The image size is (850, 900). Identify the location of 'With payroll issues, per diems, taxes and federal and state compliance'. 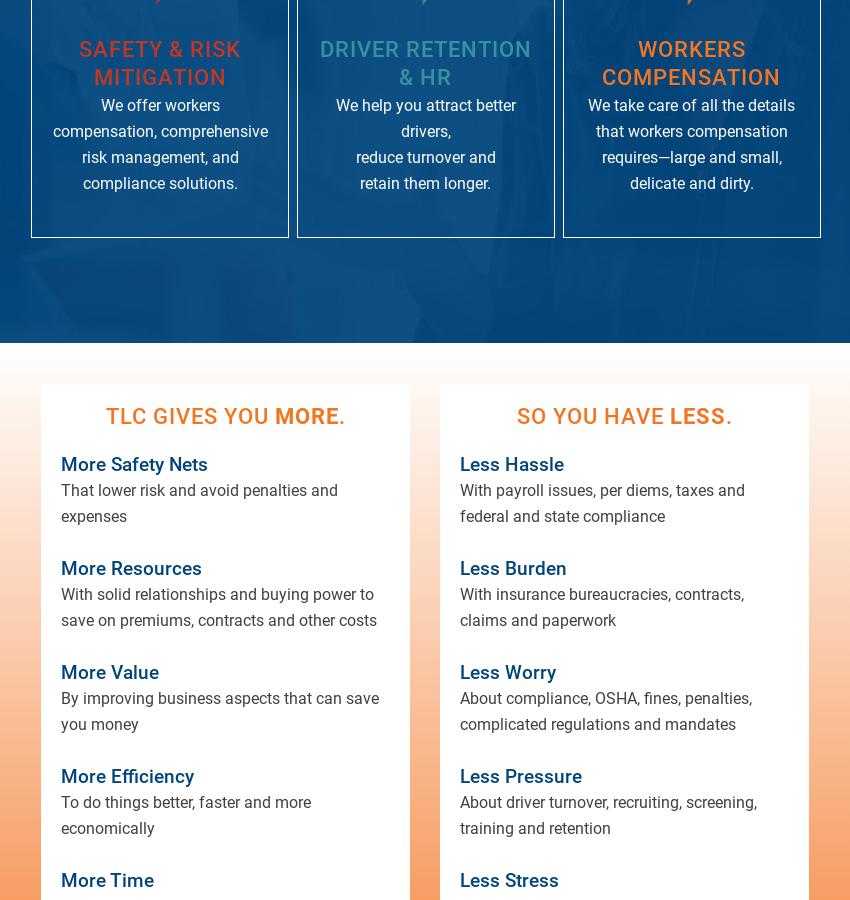
(459, 501).